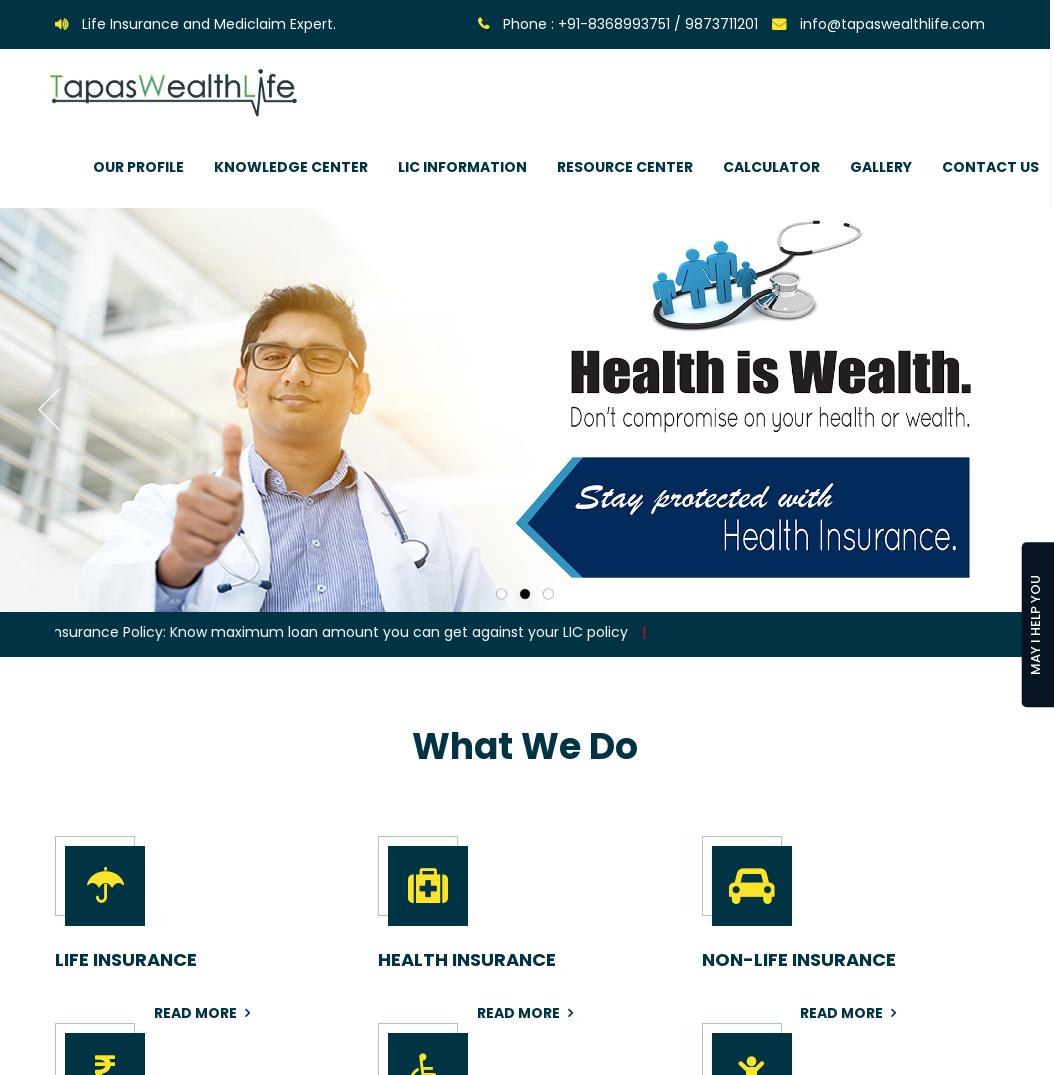  Describe the element at coordinates (624, 166) in the screenshot. I see `'Resource Center'` at that location.